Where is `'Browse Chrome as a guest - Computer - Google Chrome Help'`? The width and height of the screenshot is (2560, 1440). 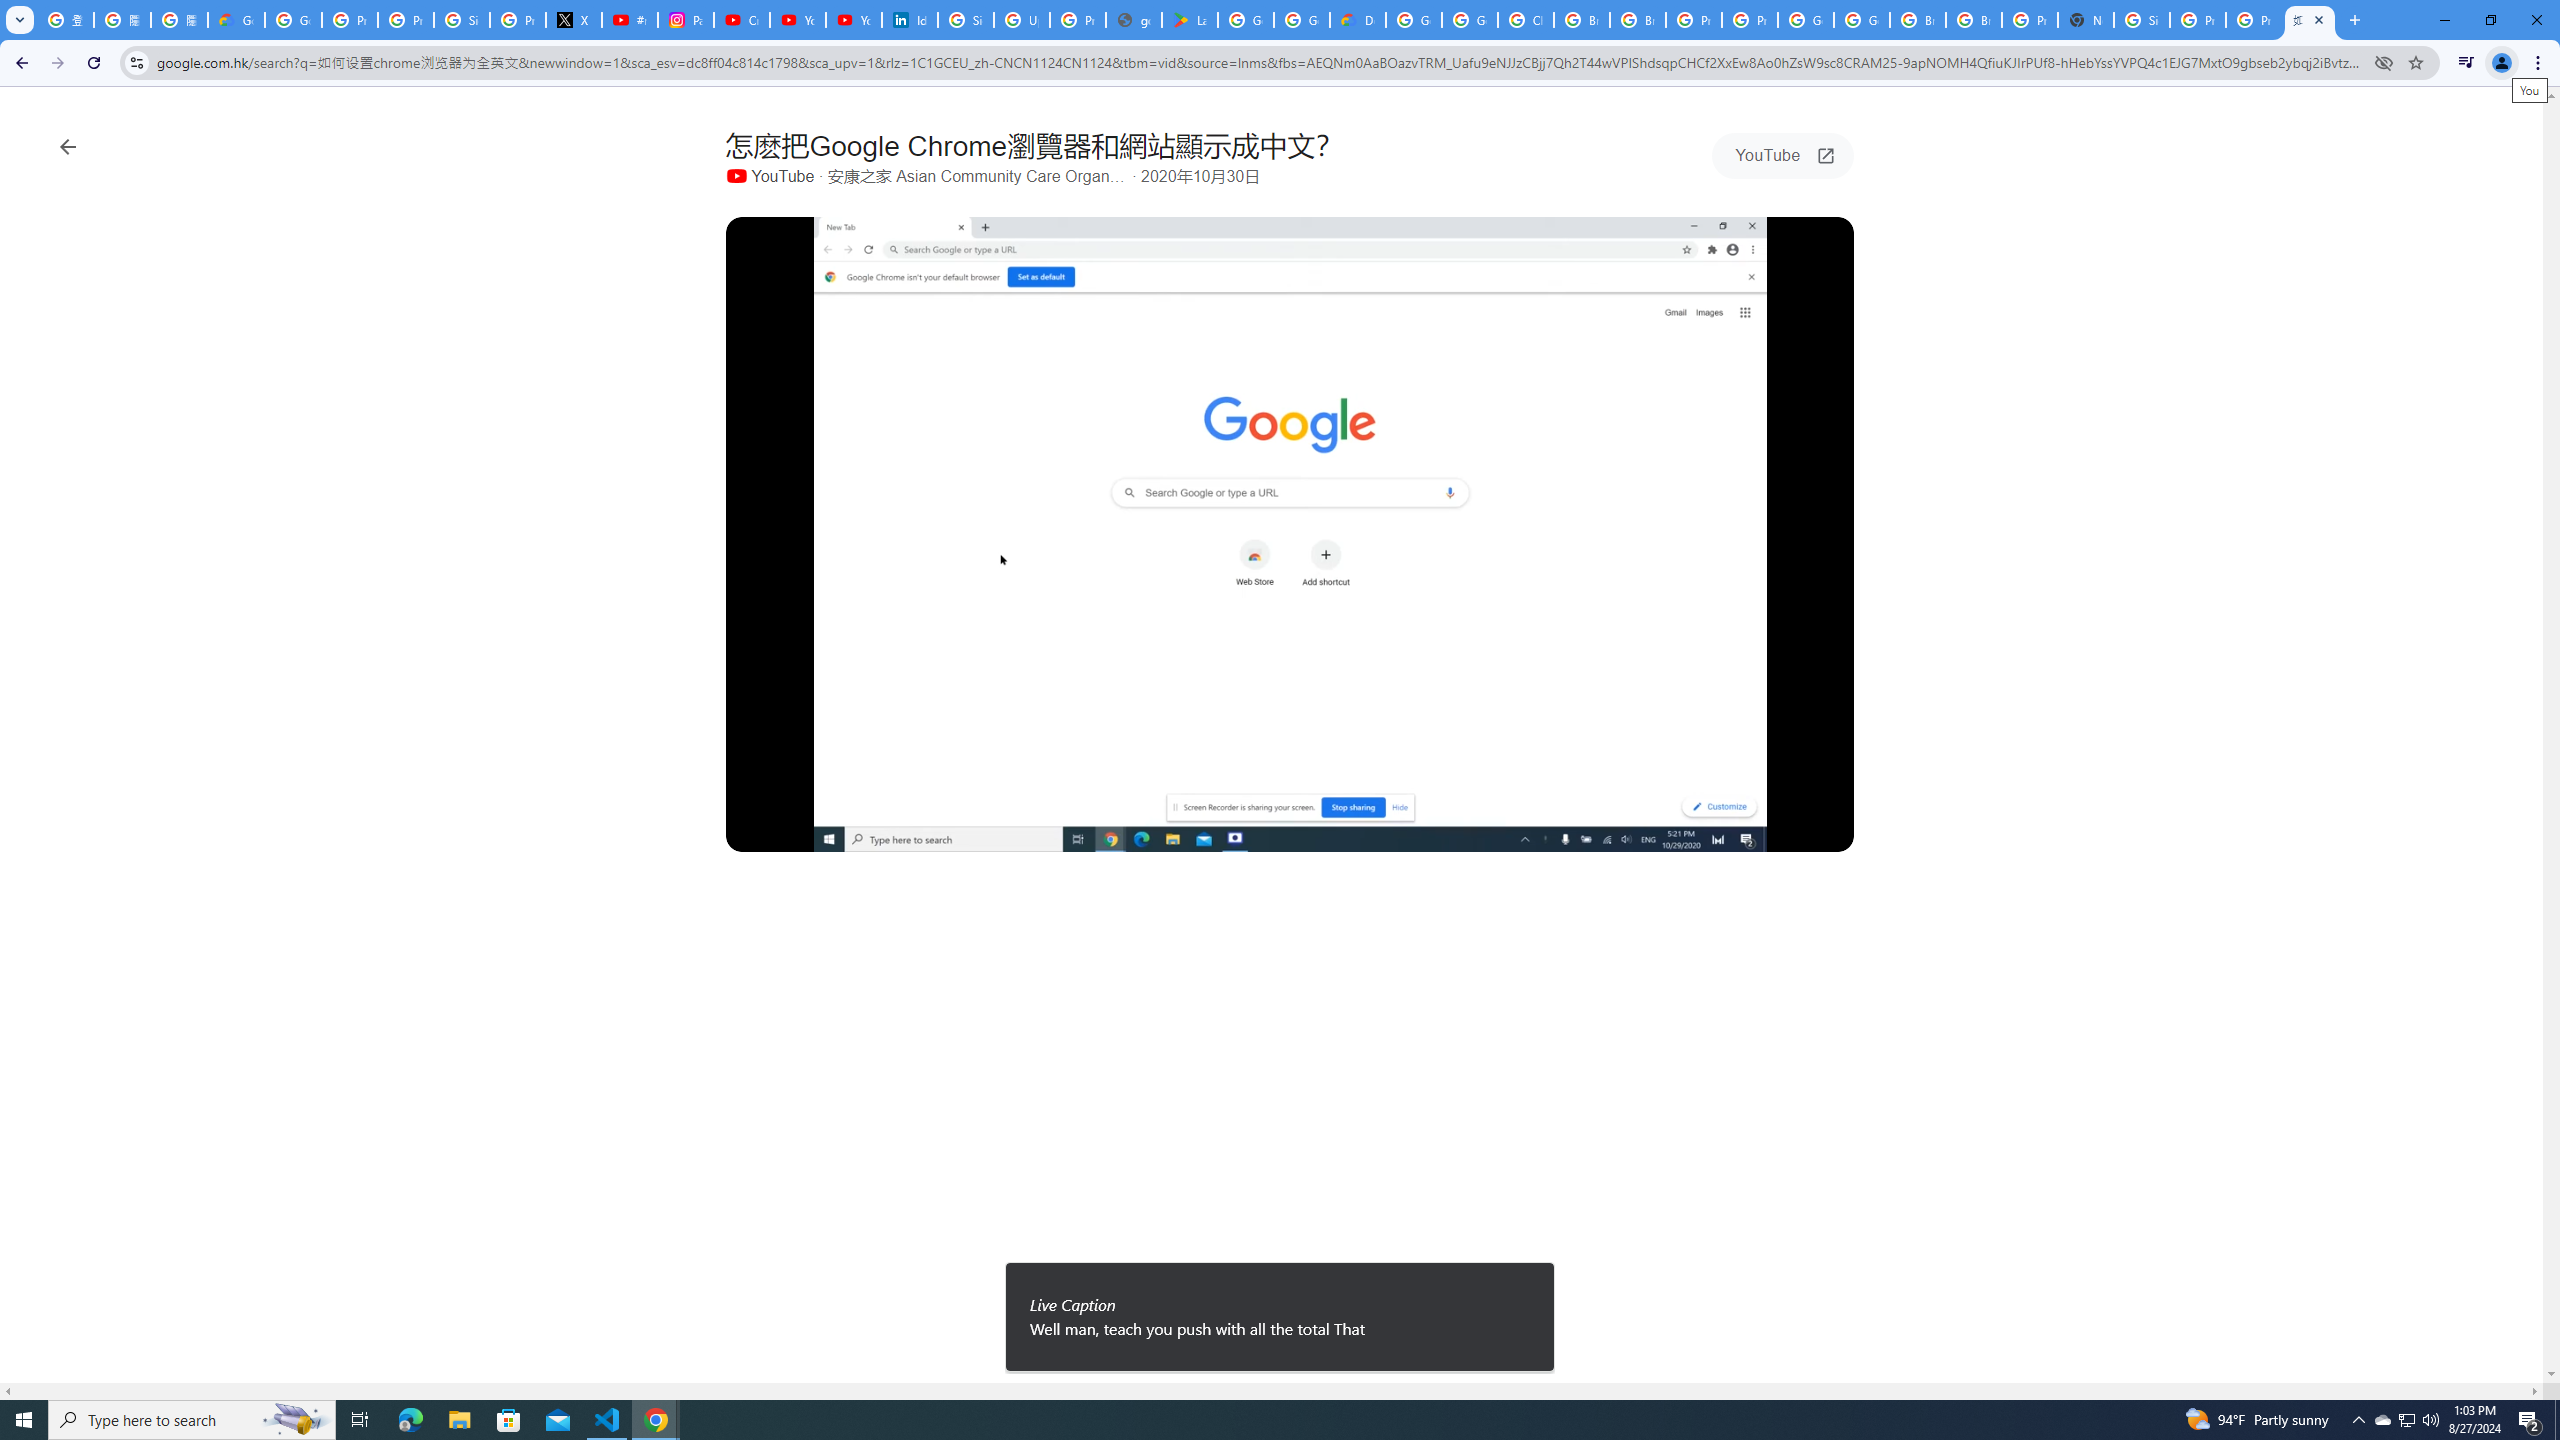 'Browse Chrome as a guest - Computer - Google Chrome Help' is located at coordinates (1636, 19).